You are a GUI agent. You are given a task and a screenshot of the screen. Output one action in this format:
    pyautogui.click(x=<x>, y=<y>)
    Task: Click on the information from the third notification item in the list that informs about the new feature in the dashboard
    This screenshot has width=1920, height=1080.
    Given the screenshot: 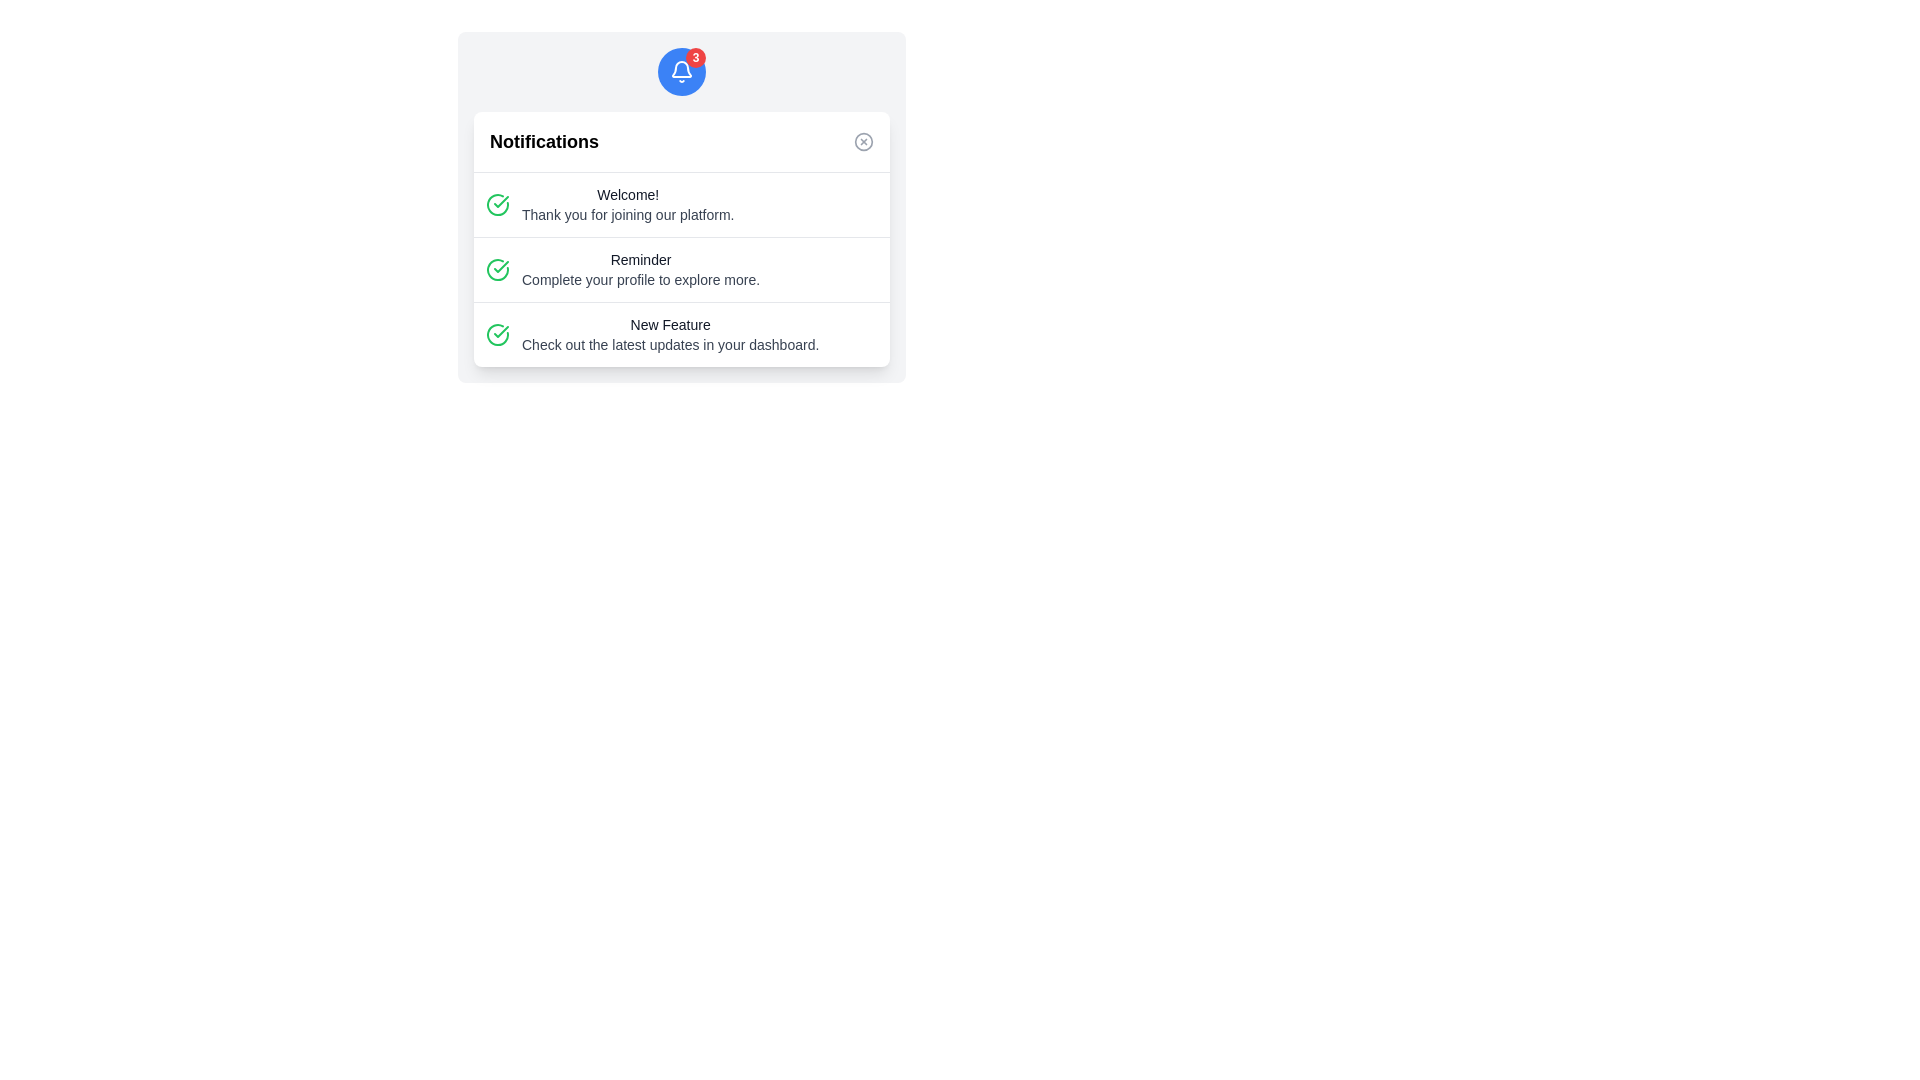 What is the action you would take?
    pyautogui.click(x=681, y=333)
    